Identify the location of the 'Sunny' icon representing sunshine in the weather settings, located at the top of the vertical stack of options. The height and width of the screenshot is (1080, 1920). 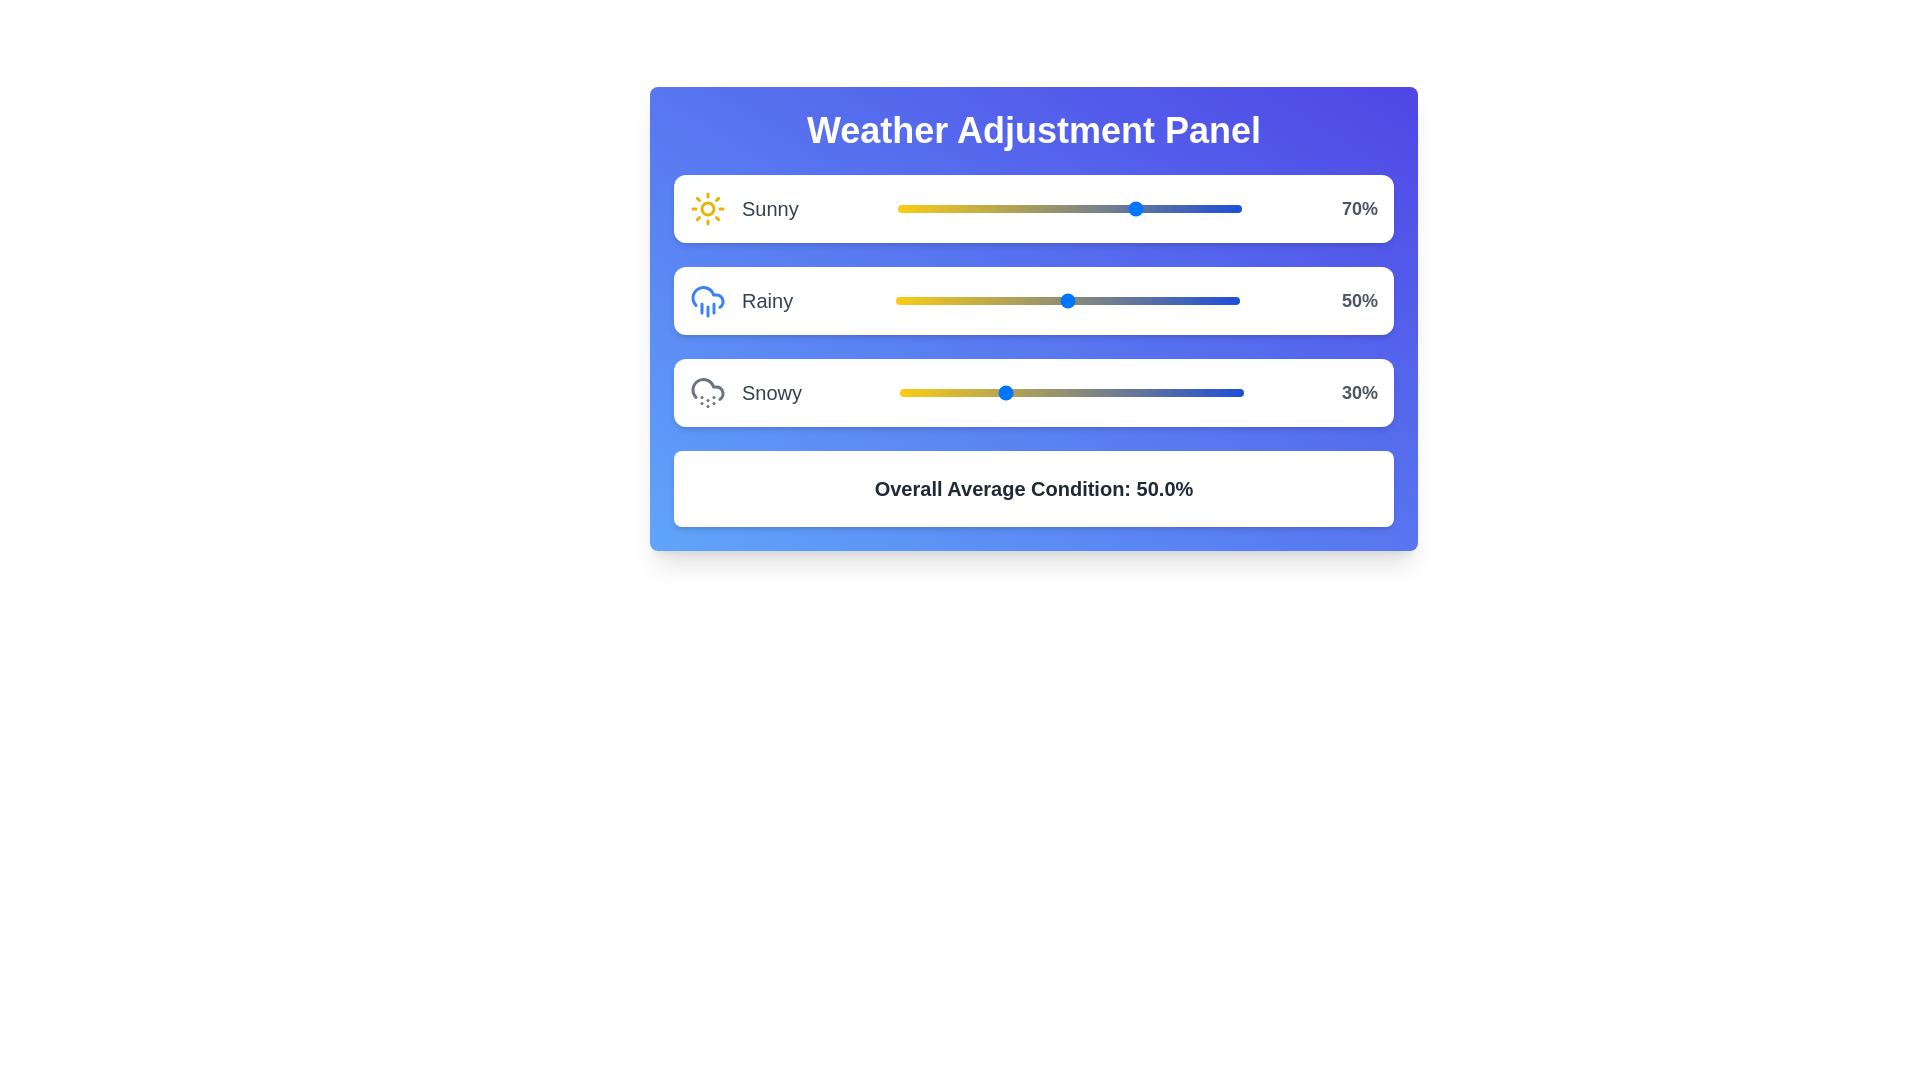
(708, 208).